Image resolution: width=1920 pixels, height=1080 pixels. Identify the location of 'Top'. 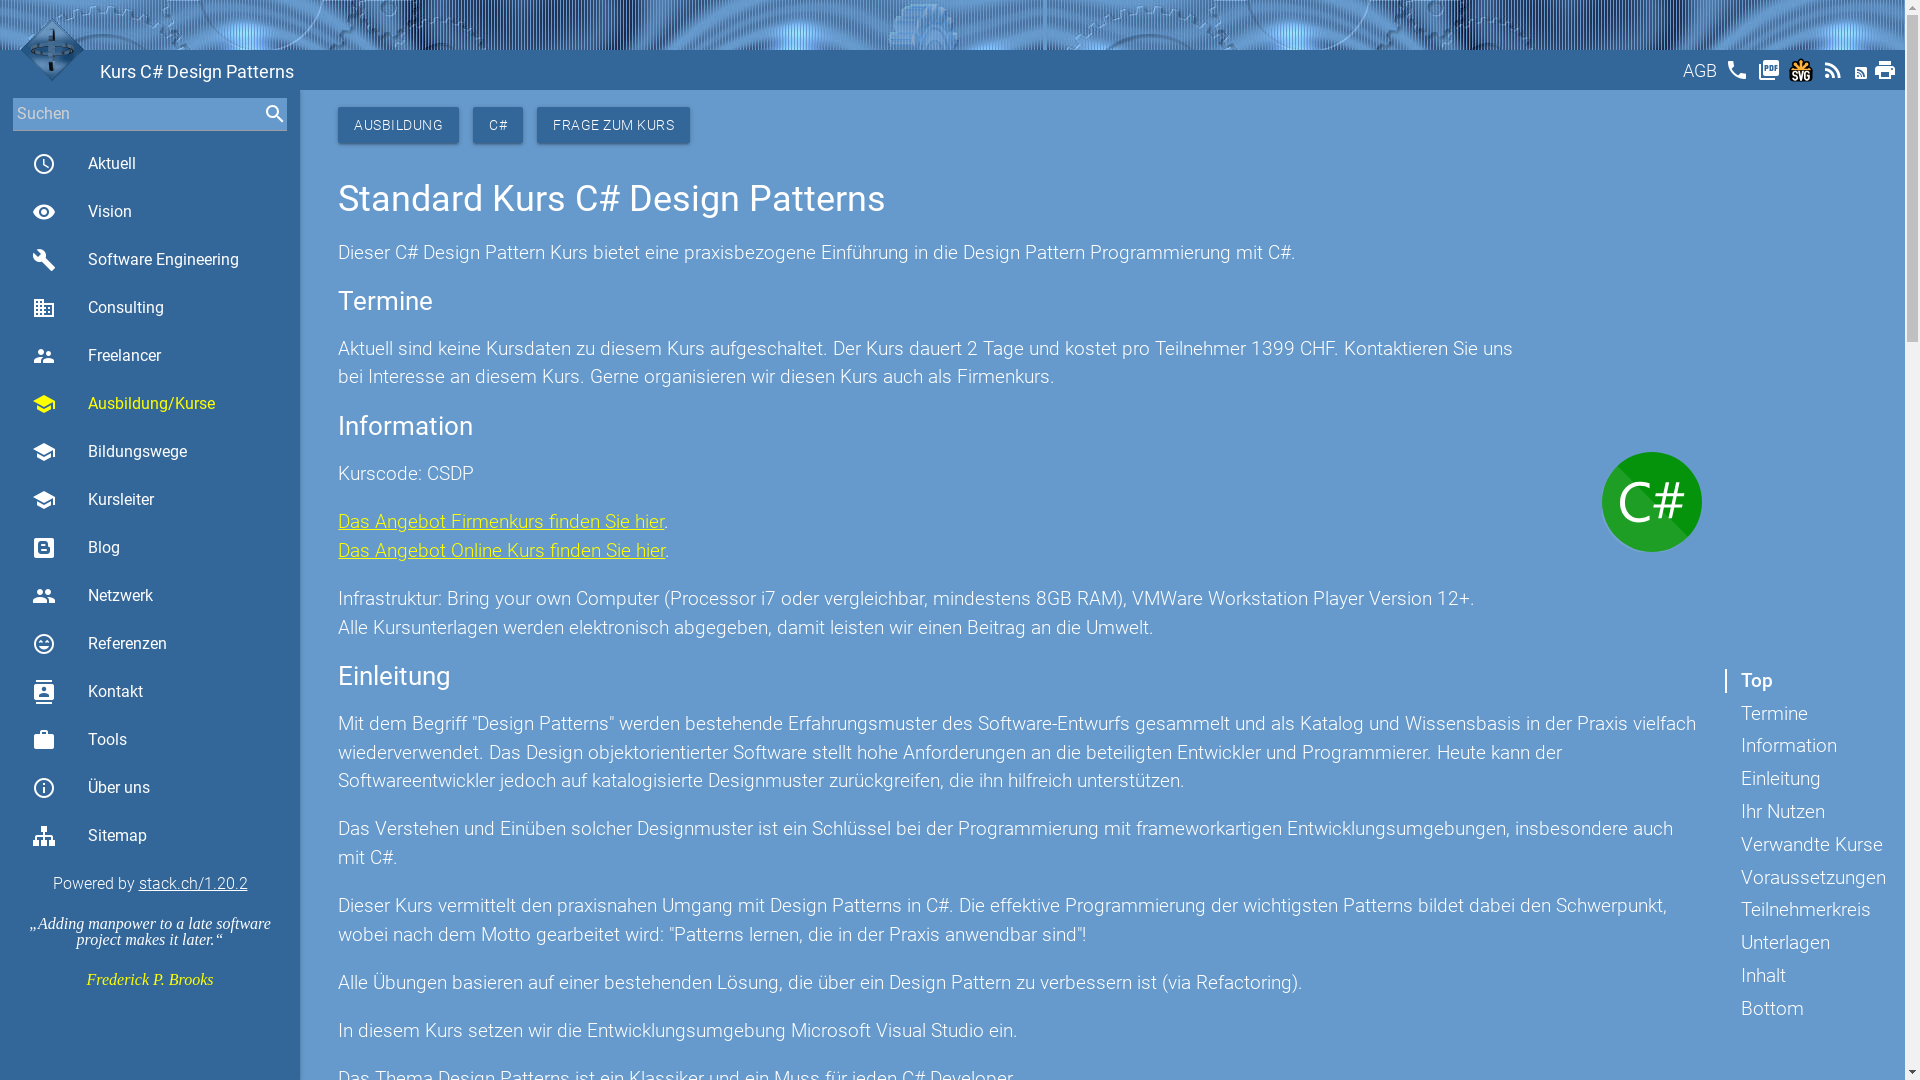
(1747, 680).